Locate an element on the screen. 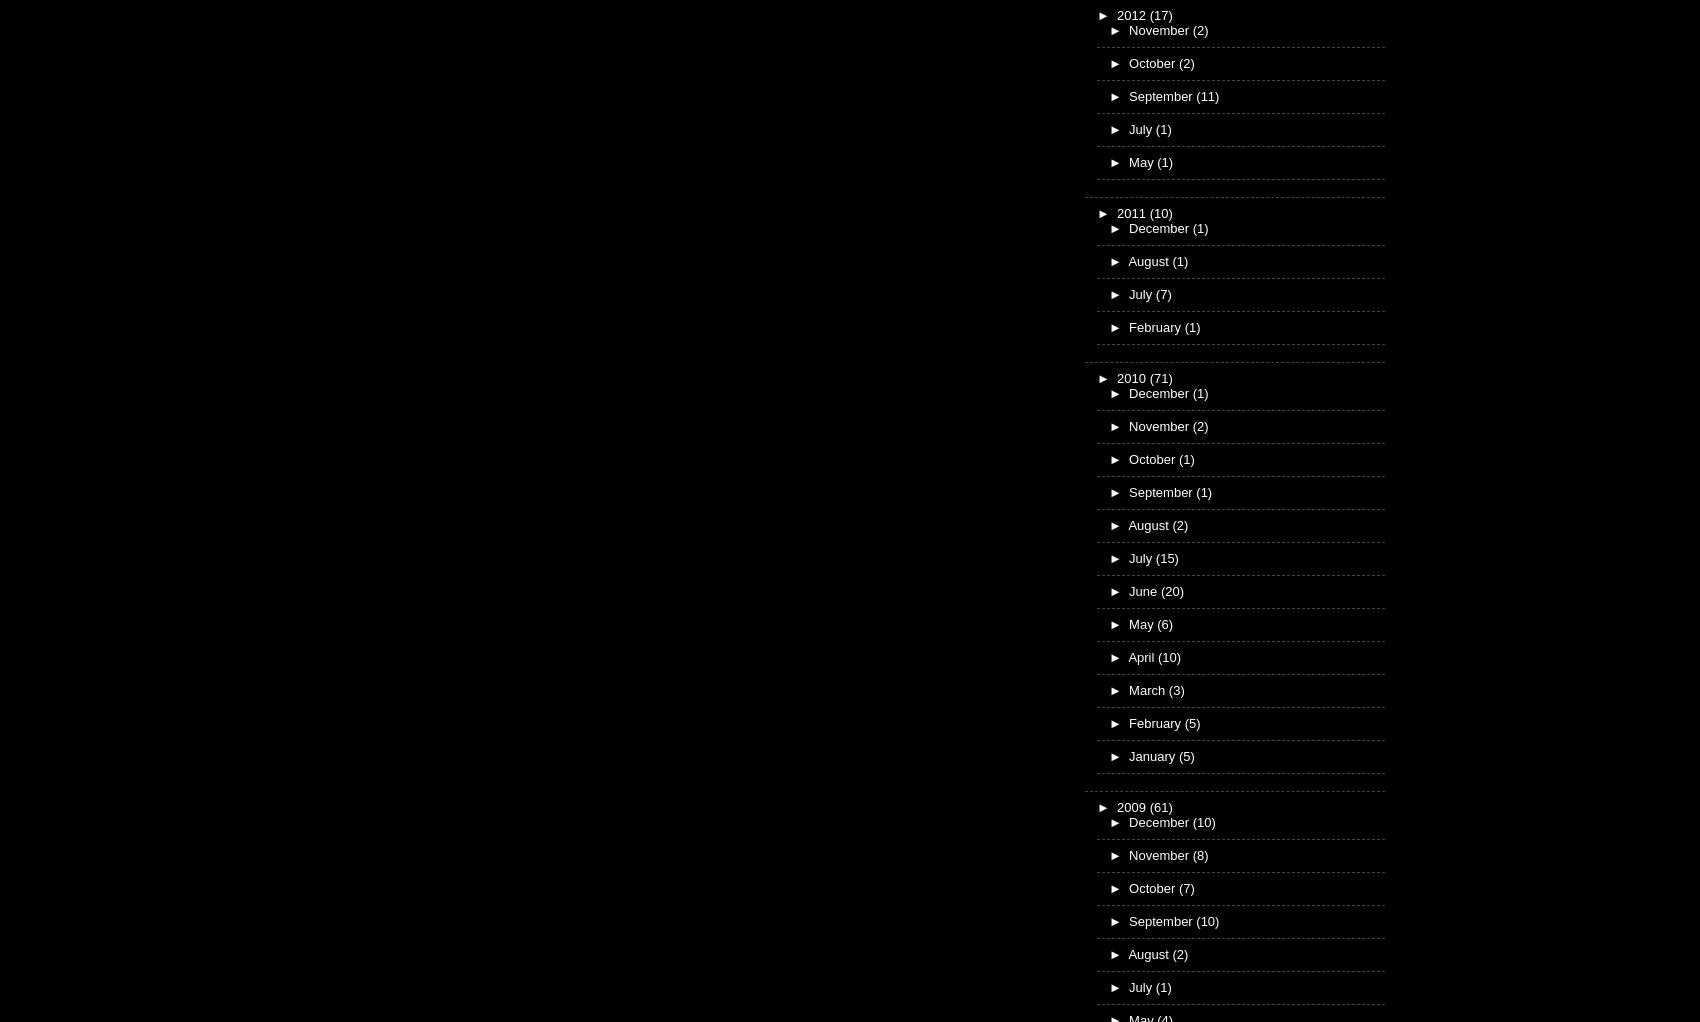 This screenshot has width=1700, height=1022. '(61)' is located at coordinates (1149, 805).